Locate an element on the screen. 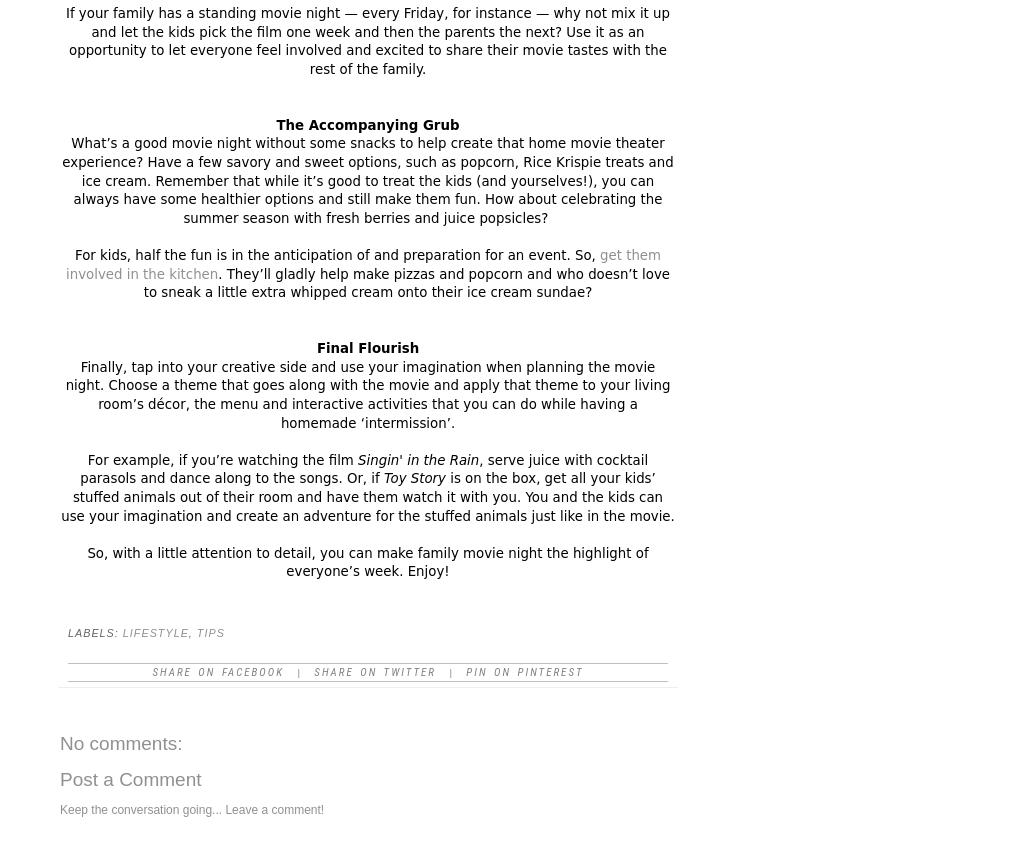 This screenshot has width=1018, height=865. 'Pin on Pinterest' is located at coordinates (523, 671).